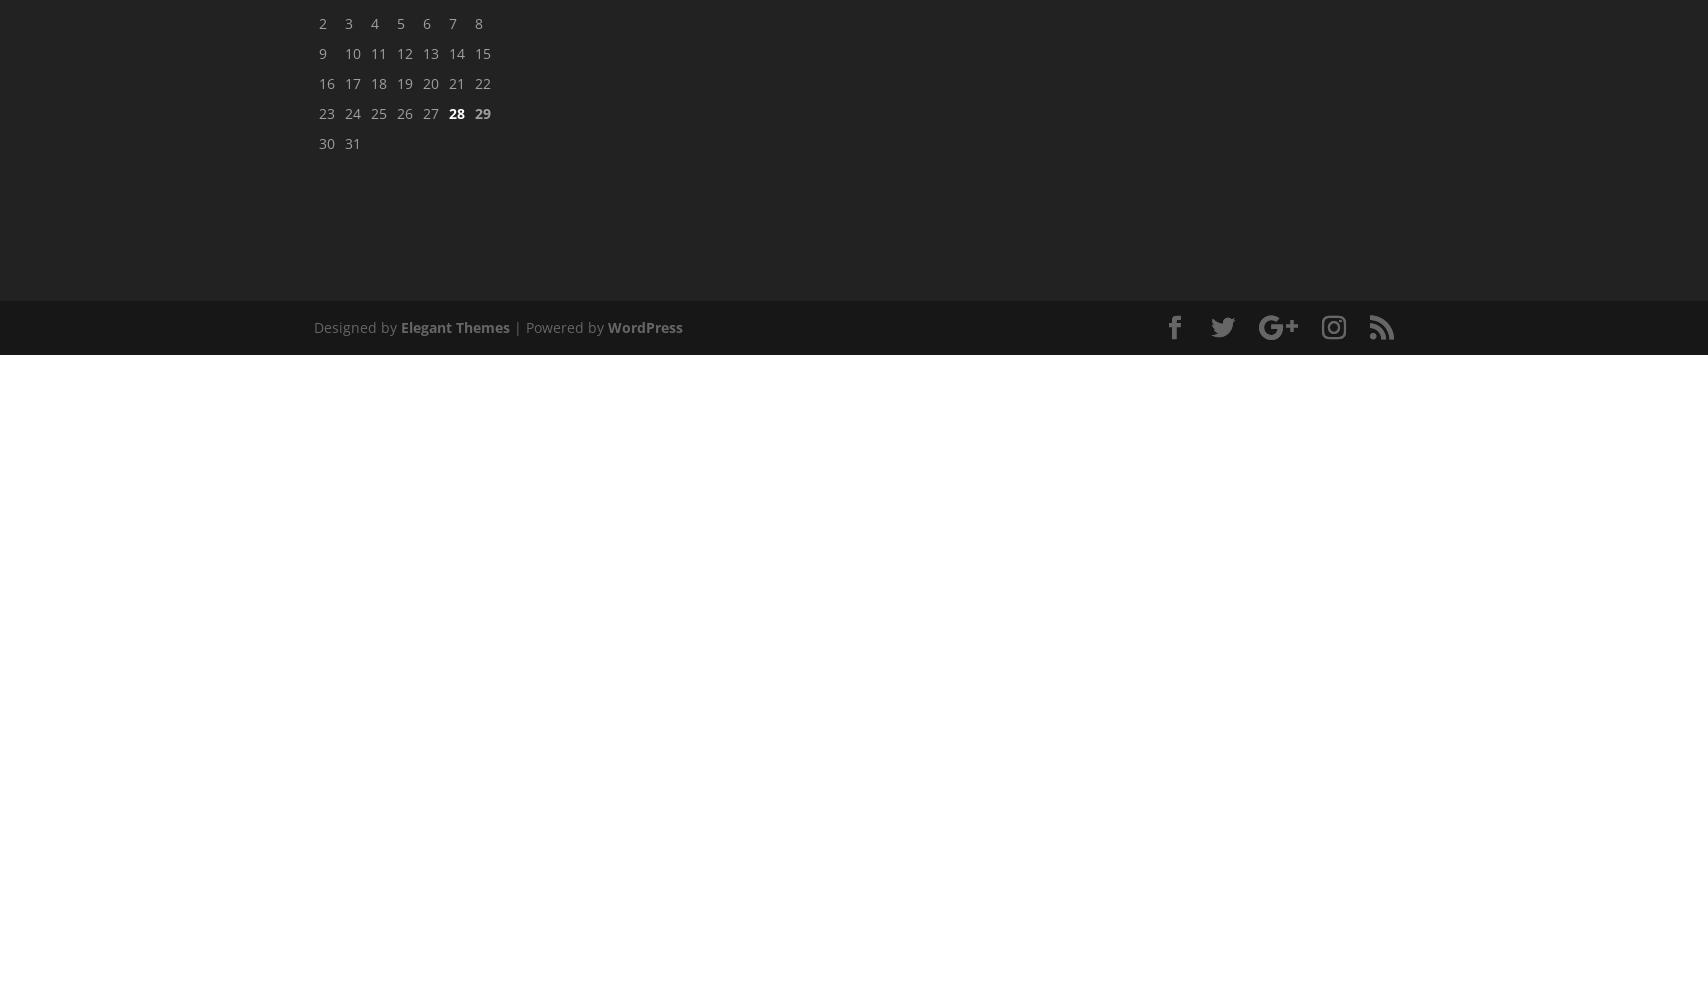  I want to click on '5', so click(401, 23).